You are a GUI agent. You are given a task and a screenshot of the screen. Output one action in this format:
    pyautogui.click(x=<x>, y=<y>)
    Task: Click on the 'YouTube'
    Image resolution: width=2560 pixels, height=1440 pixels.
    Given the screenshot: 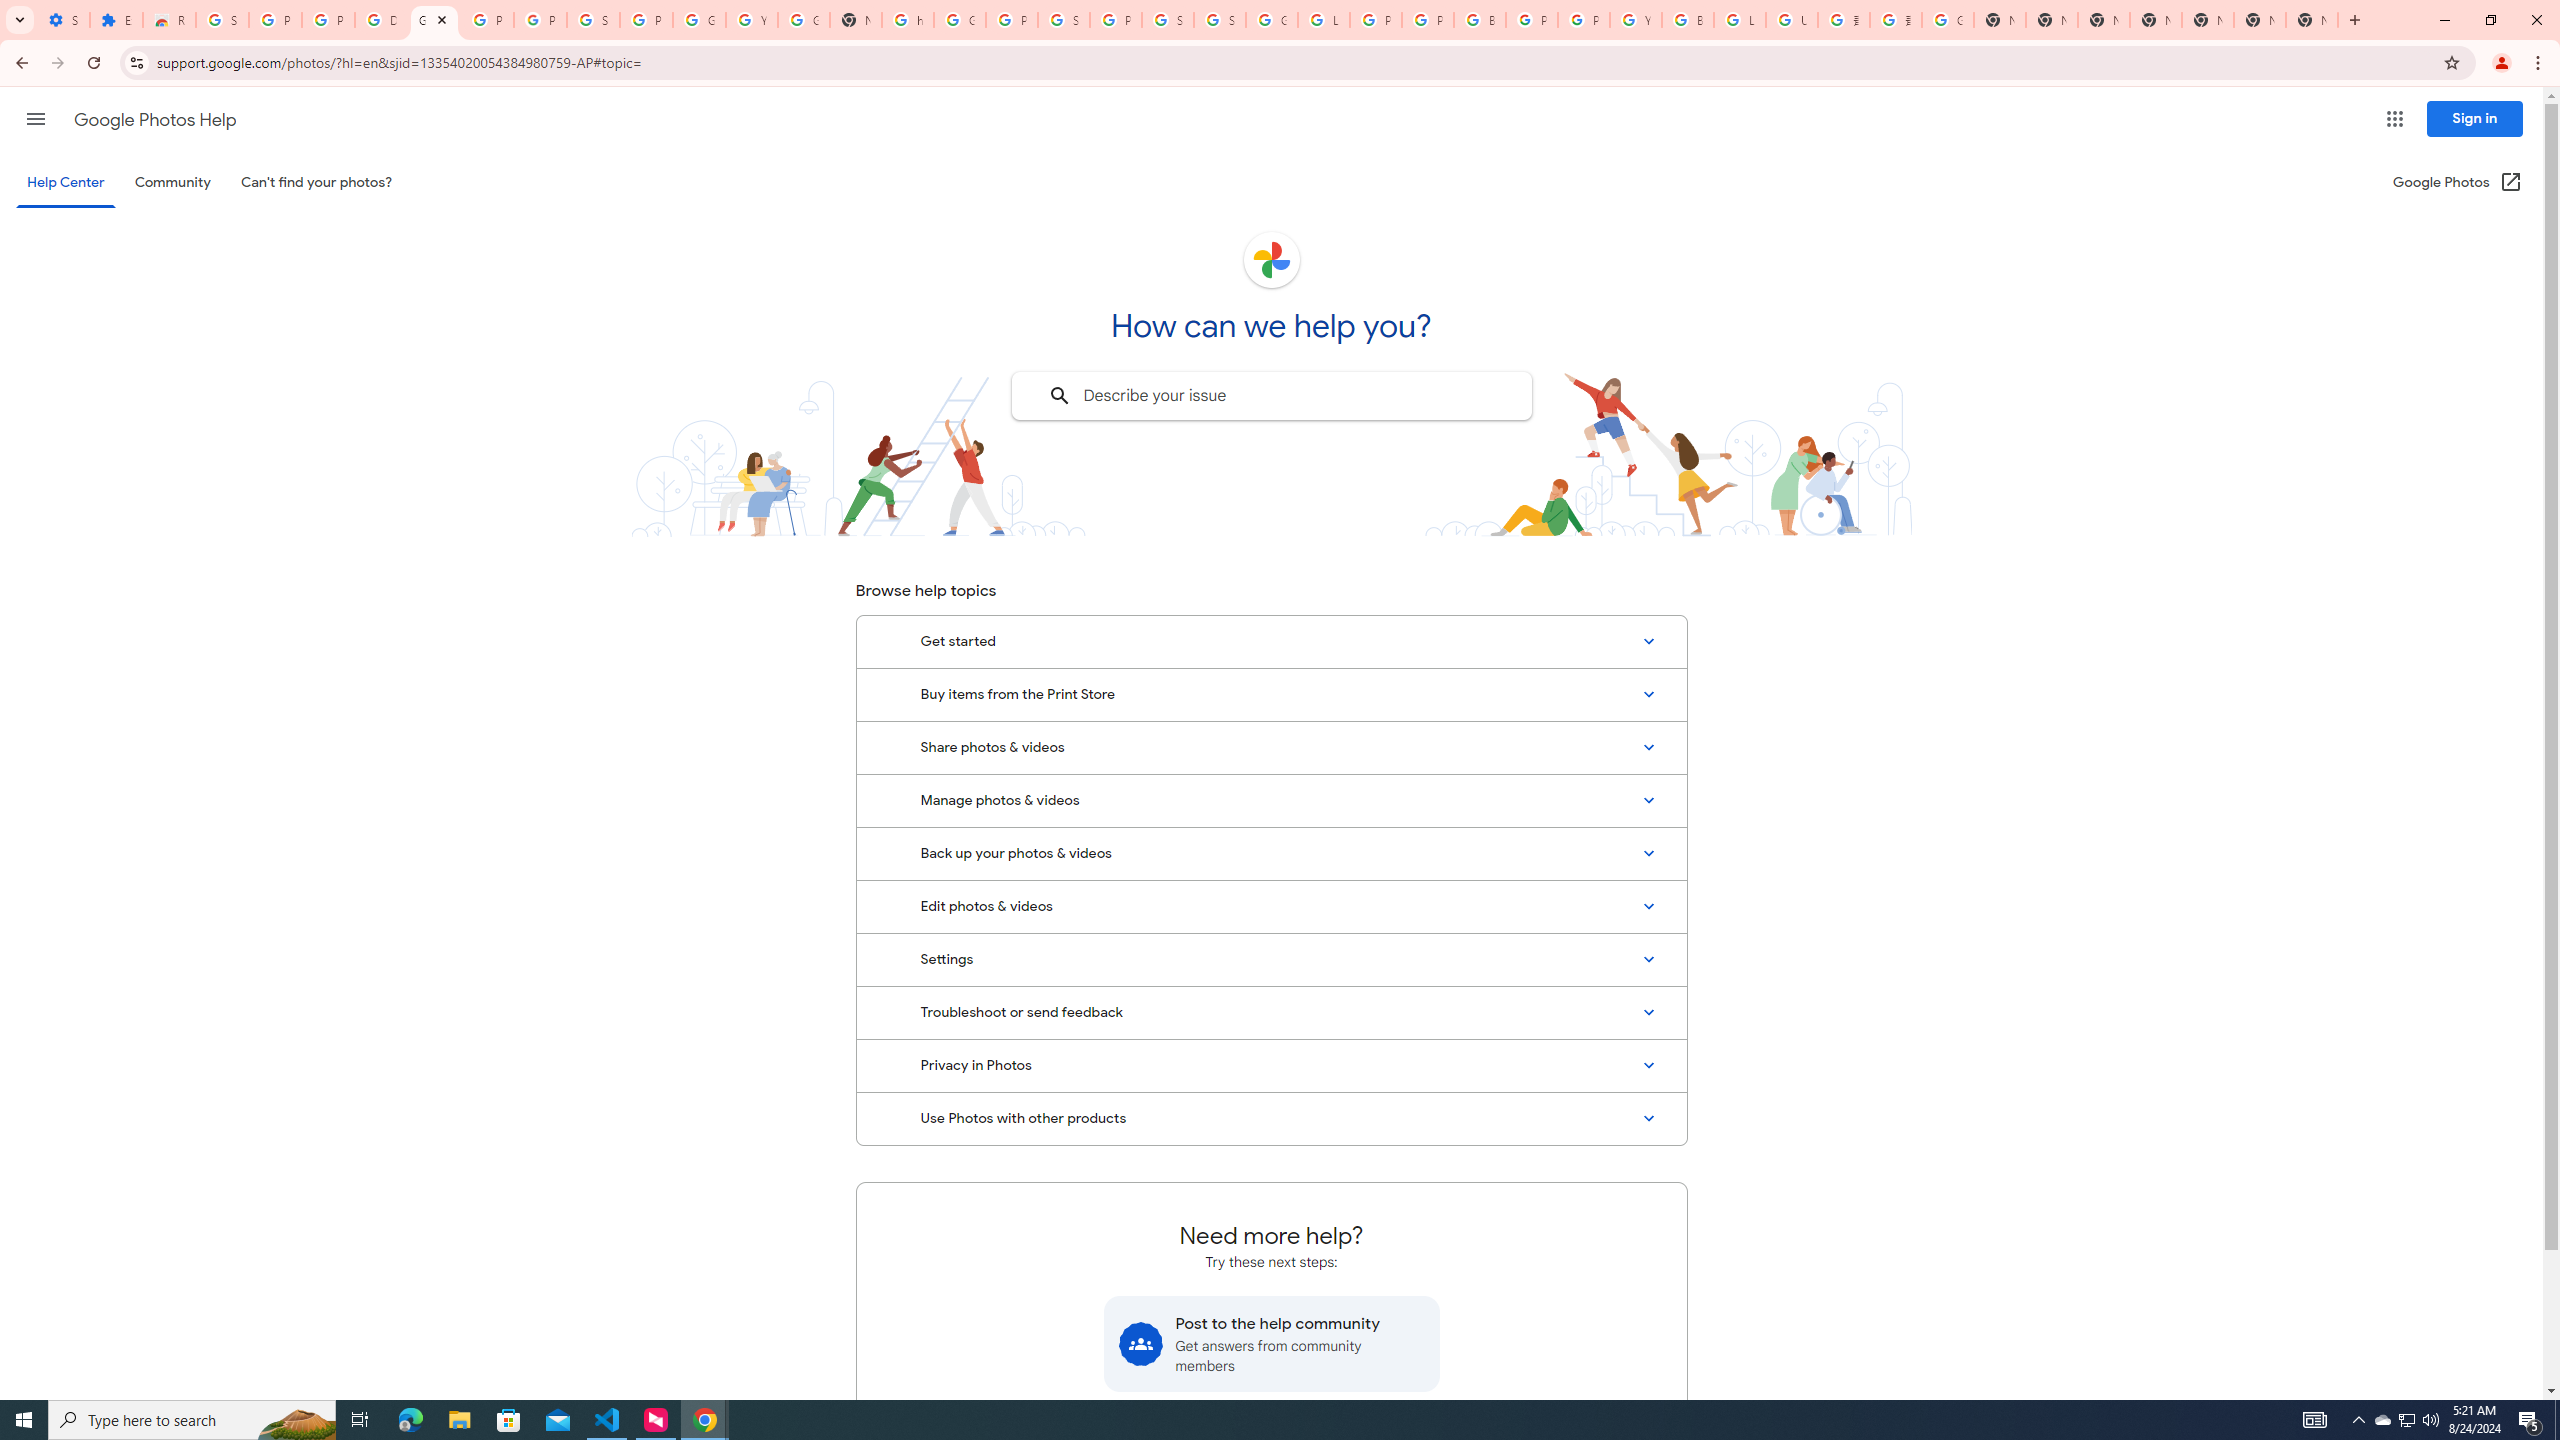 What is the action you would take?
    pyautogui.click(x=1634, y=19)
    